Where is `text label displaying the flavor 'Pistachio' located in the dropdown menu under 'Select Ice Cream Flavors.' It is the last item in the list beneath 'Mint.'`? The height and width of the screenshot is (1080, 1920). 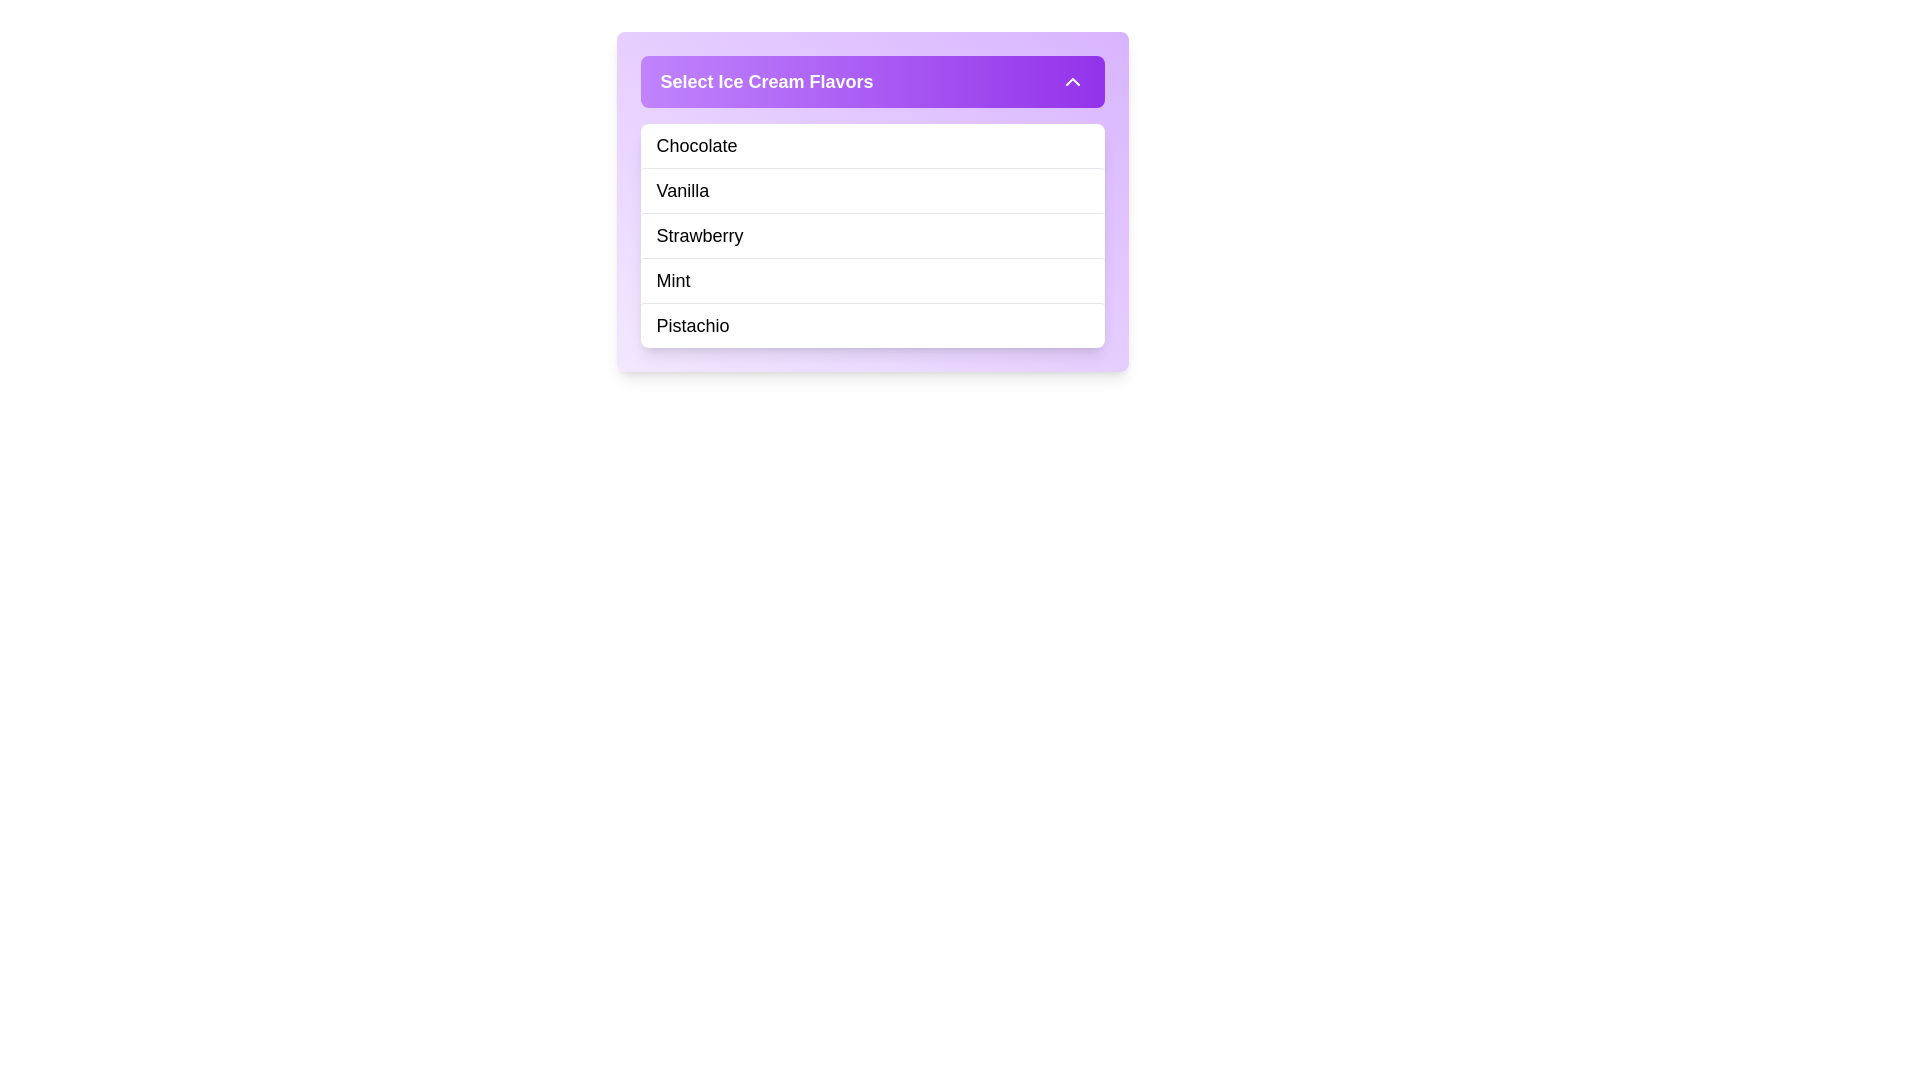
text label displaying the flavor 'Pistachio' located in the dropdown menu under 'Select Ice Cream Flavors.' It is the last item in the list beneath 'Mint.' is located at coordinates (692, 325).